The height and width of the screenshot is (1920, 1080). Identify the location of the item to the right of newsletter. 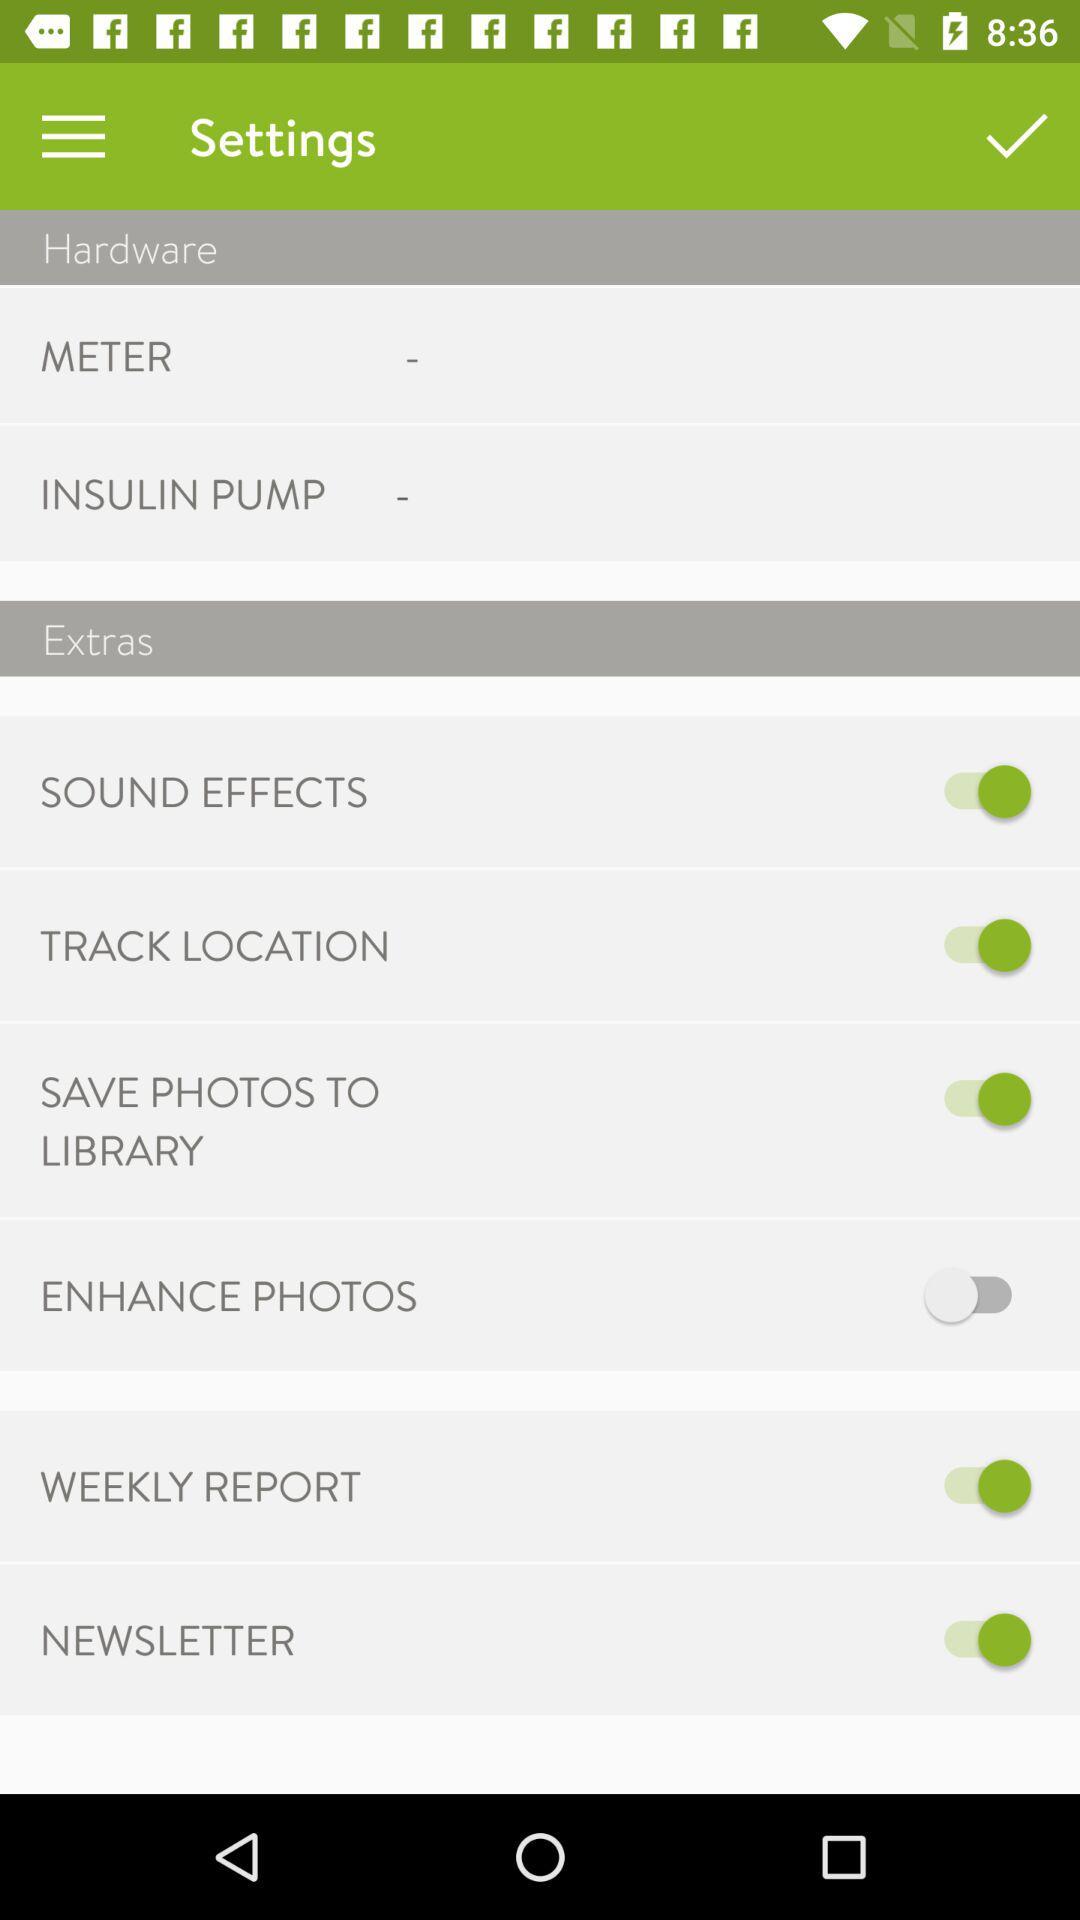
(747, 1639).